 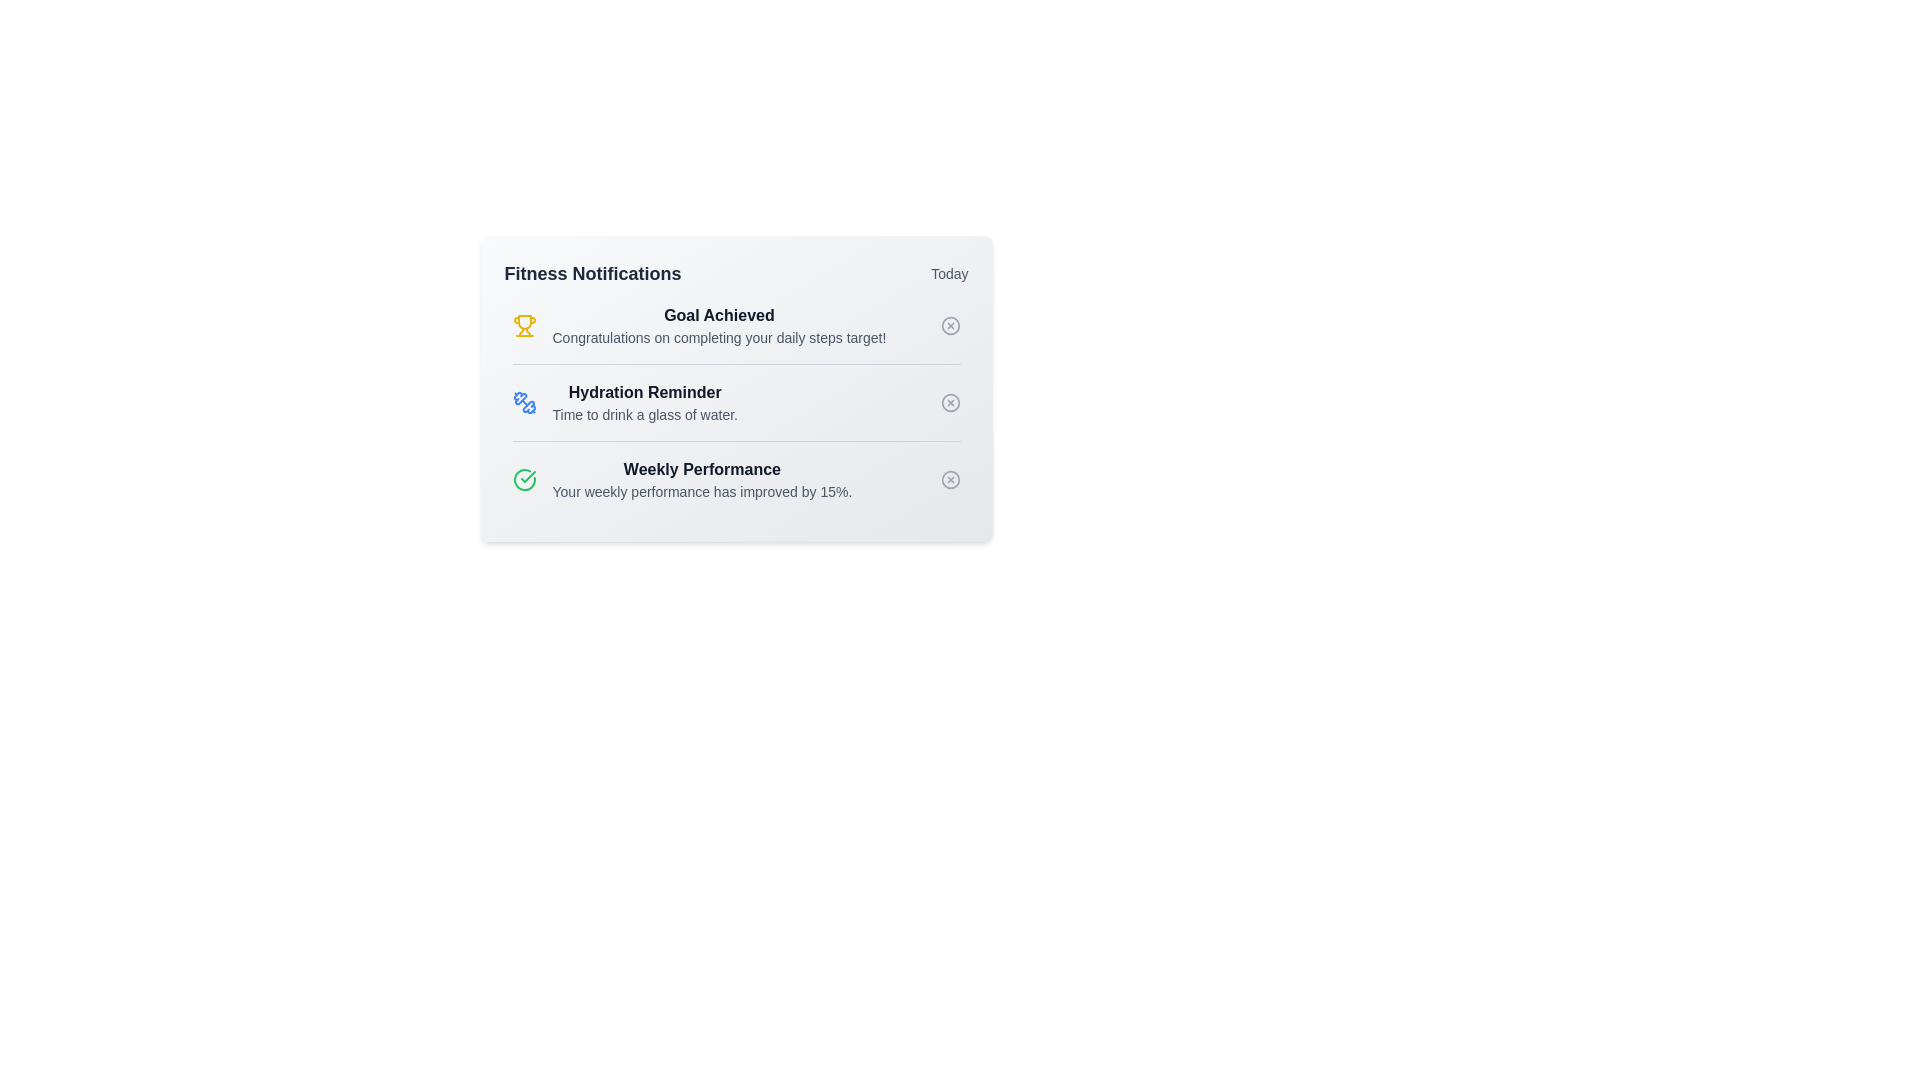 What do you see at coordinates (699, 325) in the screenshot?
I see `the Notification item that includes a yellow trophy icon and the text 'Goal Achieved' along with 'Congratulations on completing your daily steps target!'` at bounding box center [699, 325].